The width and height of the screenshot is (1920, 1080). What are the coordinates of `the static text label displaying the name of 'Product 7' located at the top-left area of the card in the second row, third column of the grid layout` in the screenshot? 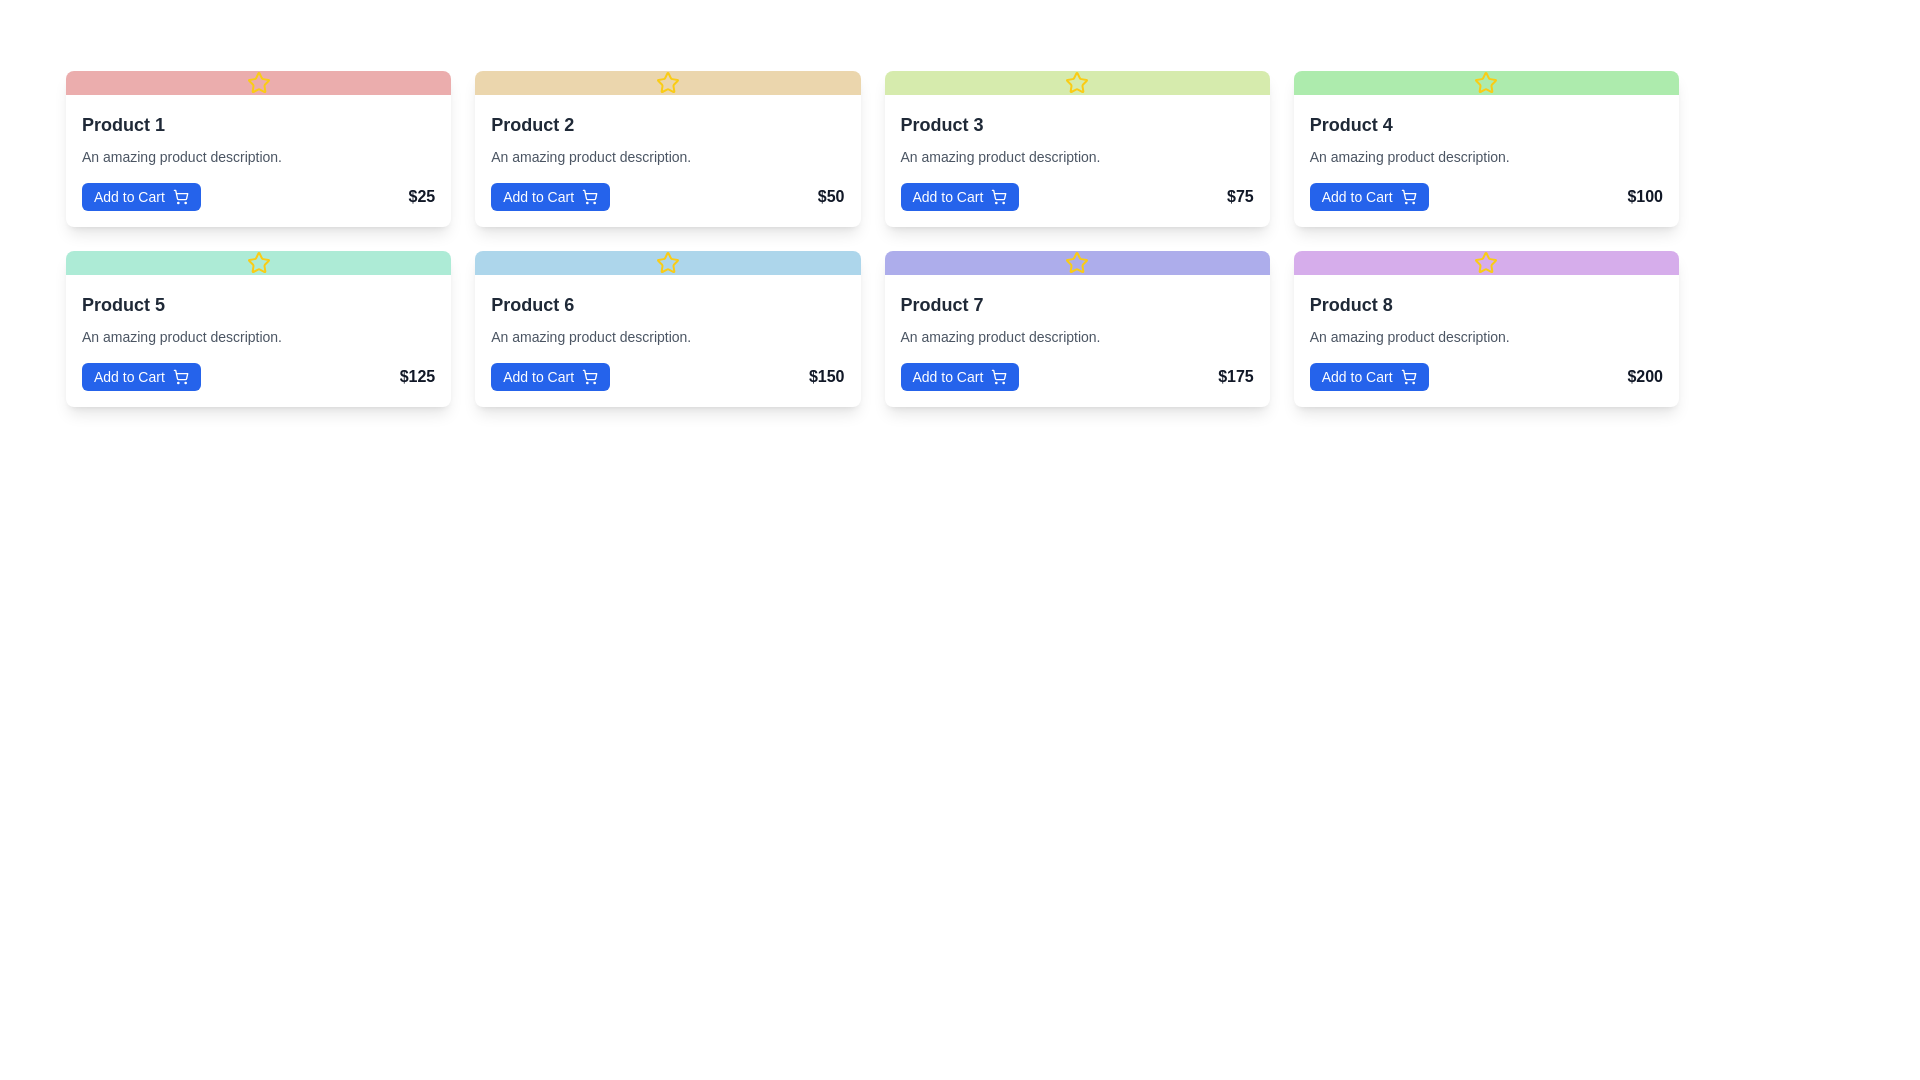 It's located at (940, 304).